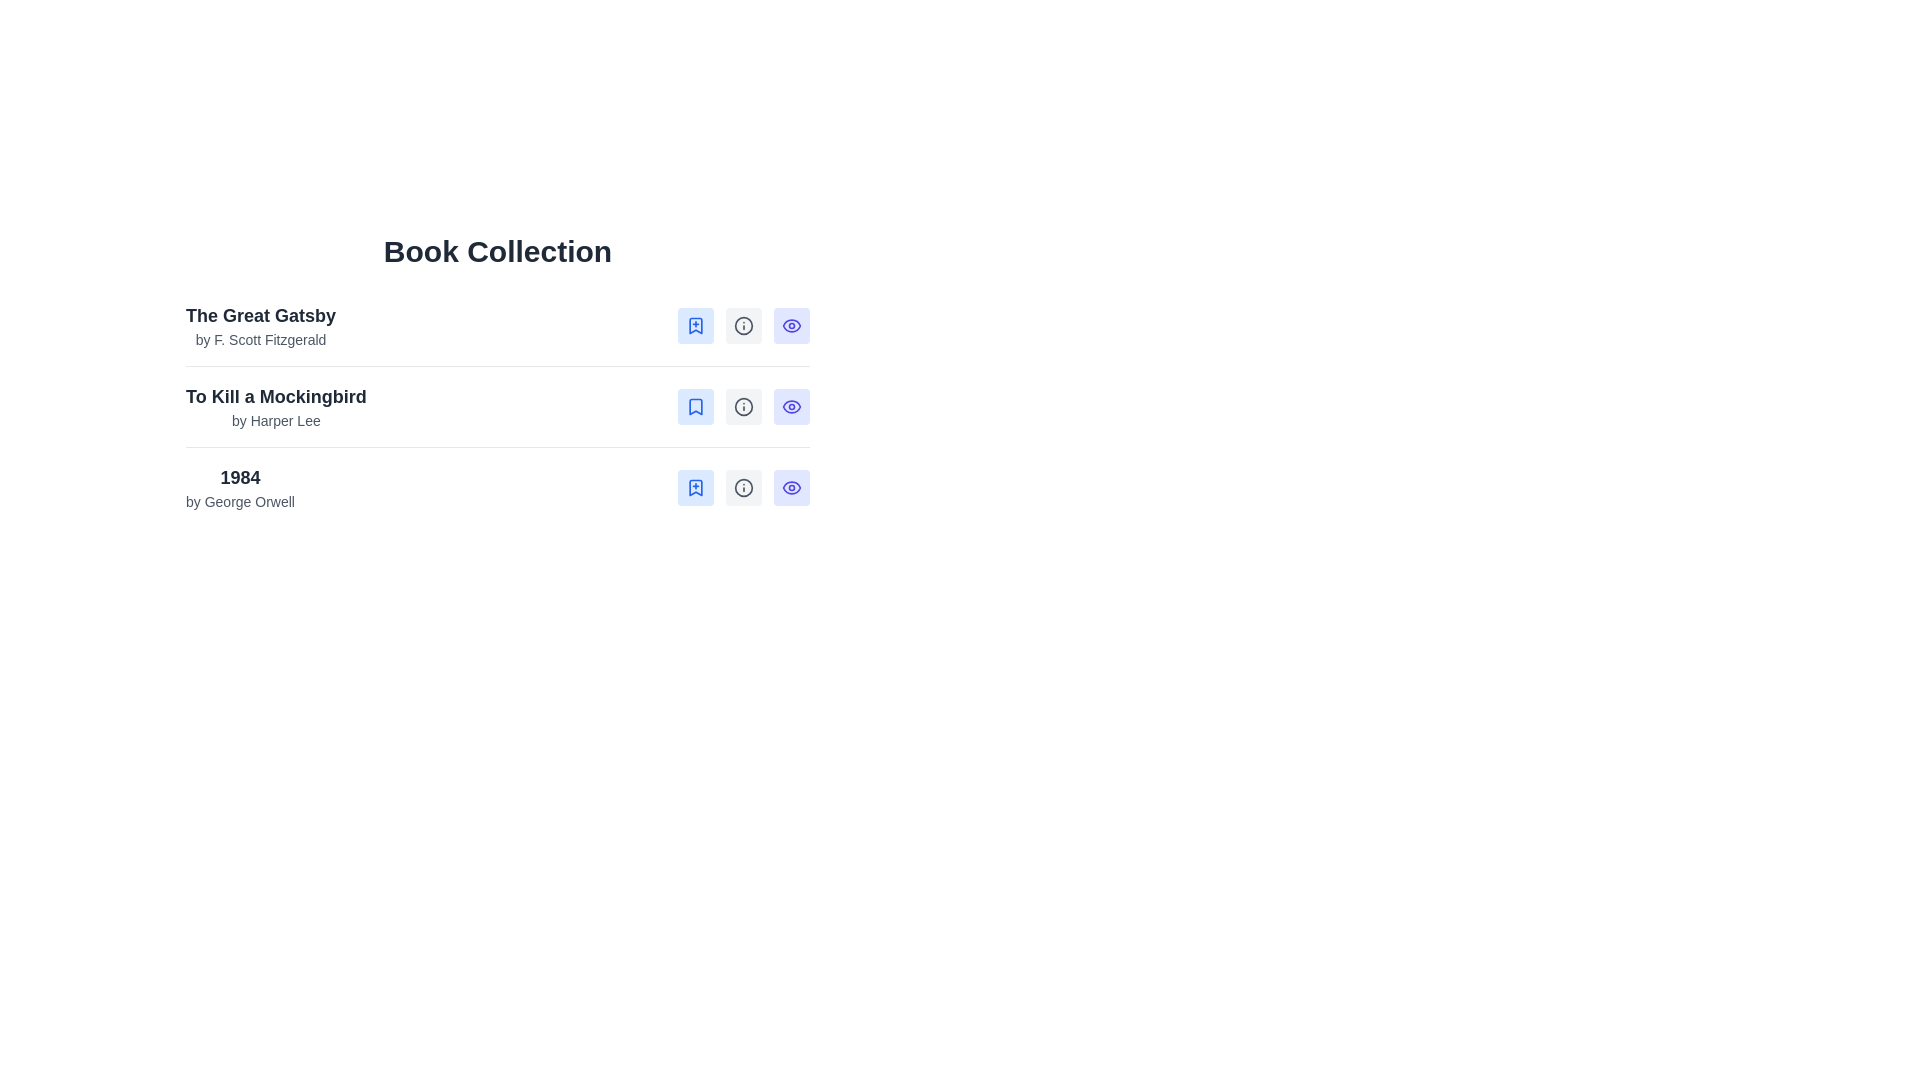  Describe the element at coordinates (743, 488) in the screenshot. I see `the details icon, which is a gray information symbol in a circular outline format, located in the last row of the 'Book Collection' section, between the bookmark icon and the eye icon` at that location.